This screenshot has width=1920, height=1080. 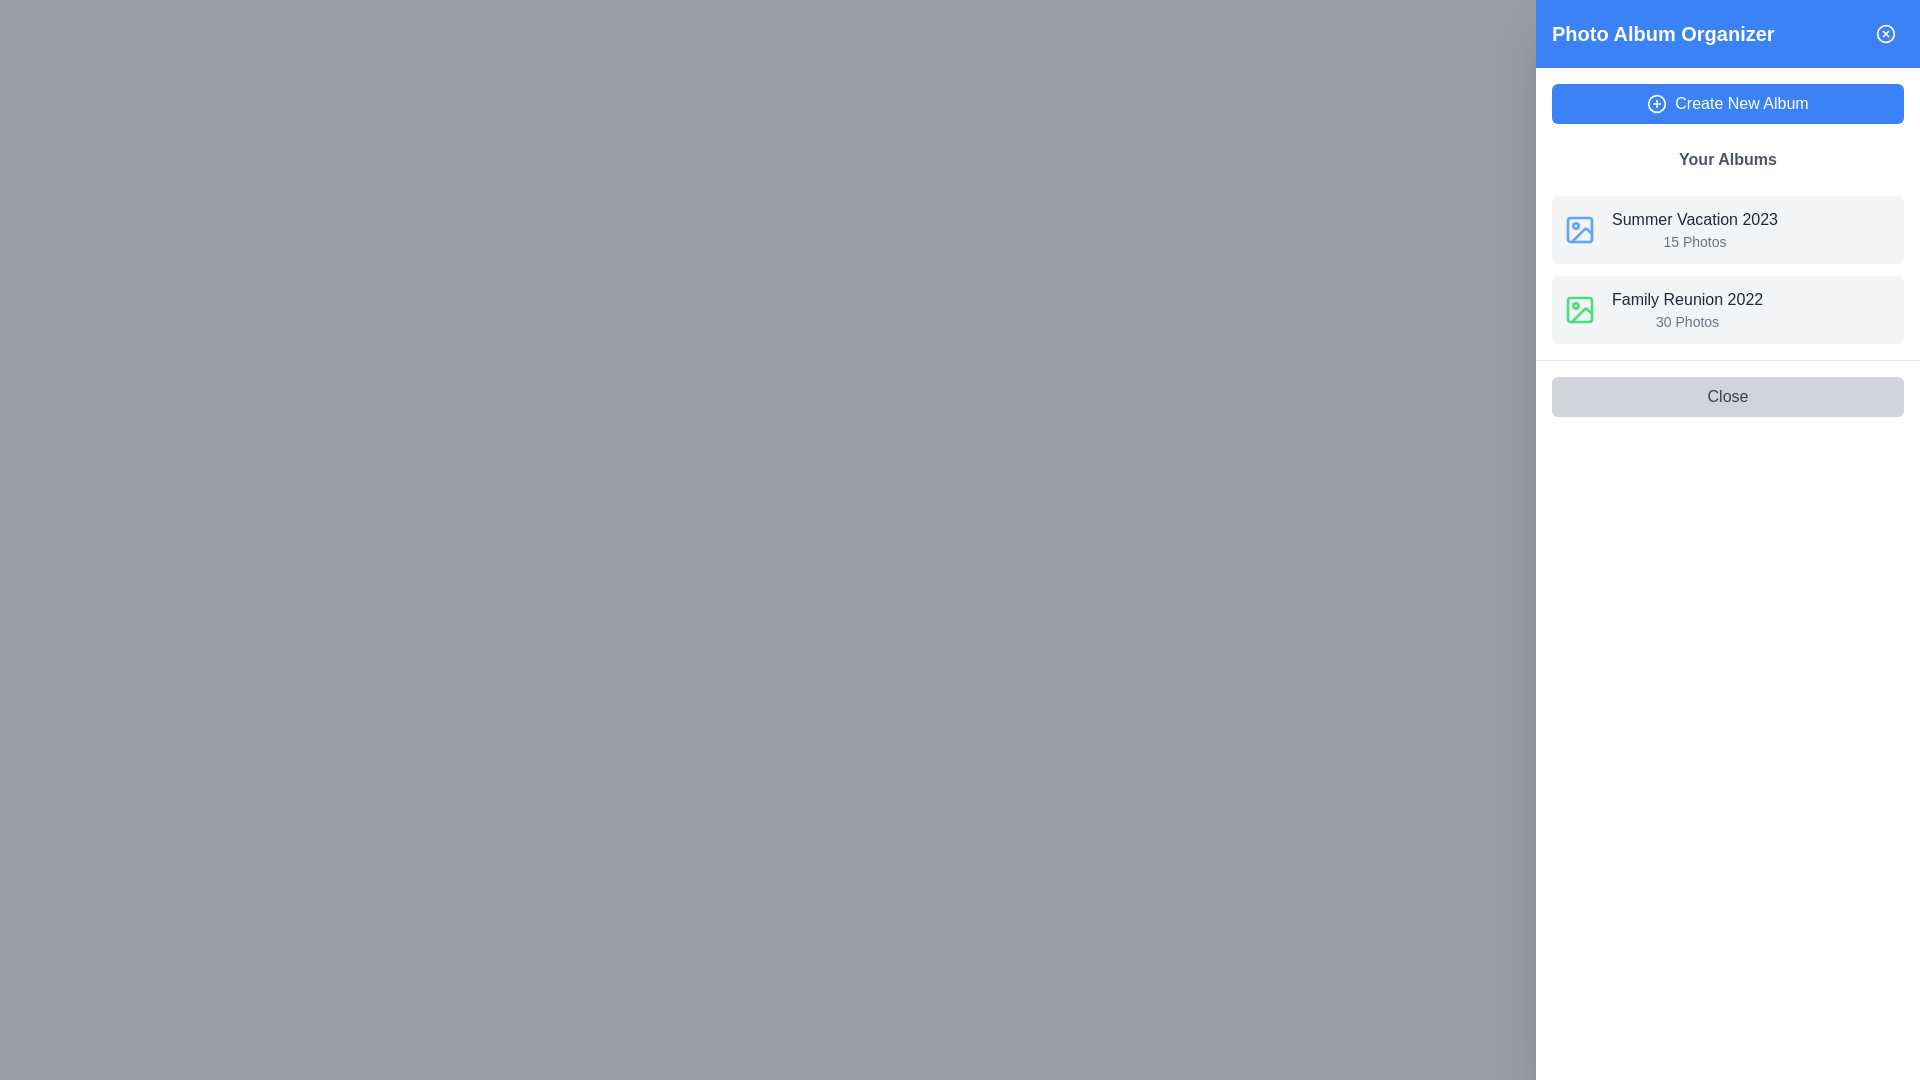 I want to click on the title text of the first photo album, which is located above the '15 Photos' text within the 'Your Albums' section, so click(x=1693, y=219).